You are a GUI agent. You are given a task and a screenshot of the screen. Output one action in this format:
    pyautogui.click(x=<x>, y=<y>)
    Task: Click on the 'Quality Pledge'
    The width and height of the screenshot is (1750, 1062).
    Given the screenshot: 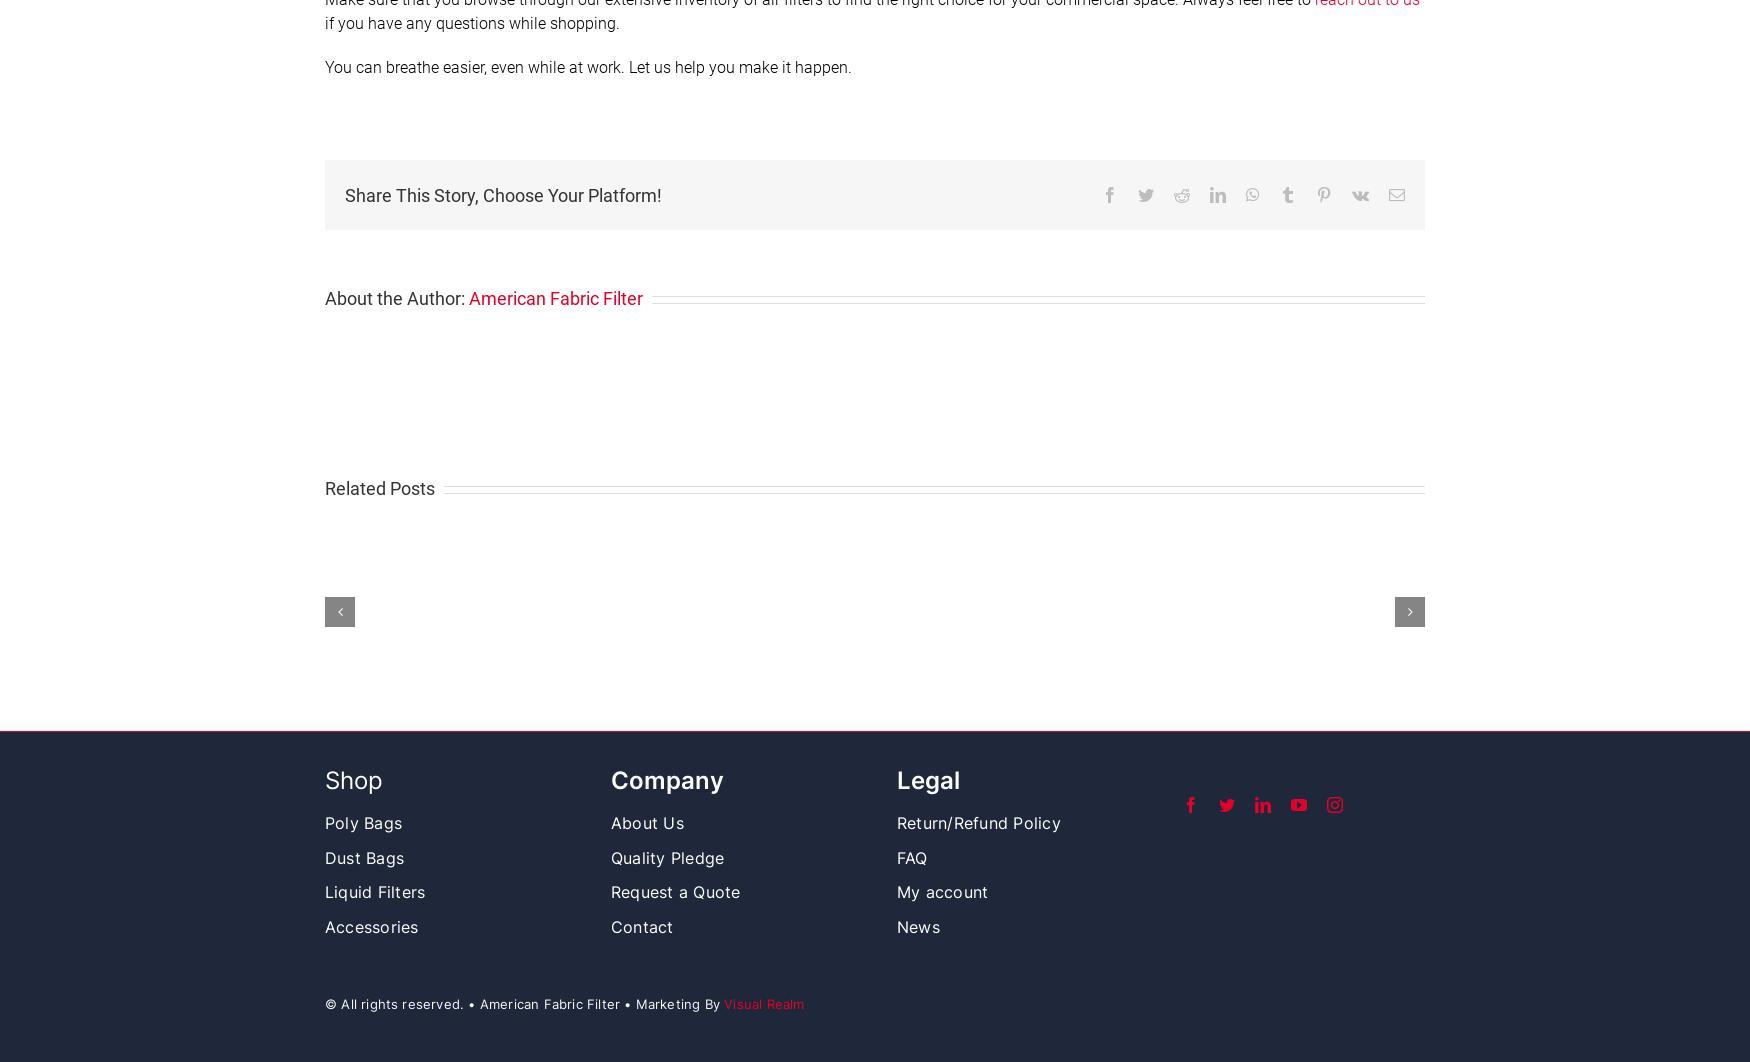 What is the action you would take?
    pyautogui.click(x=610, y=856)
    